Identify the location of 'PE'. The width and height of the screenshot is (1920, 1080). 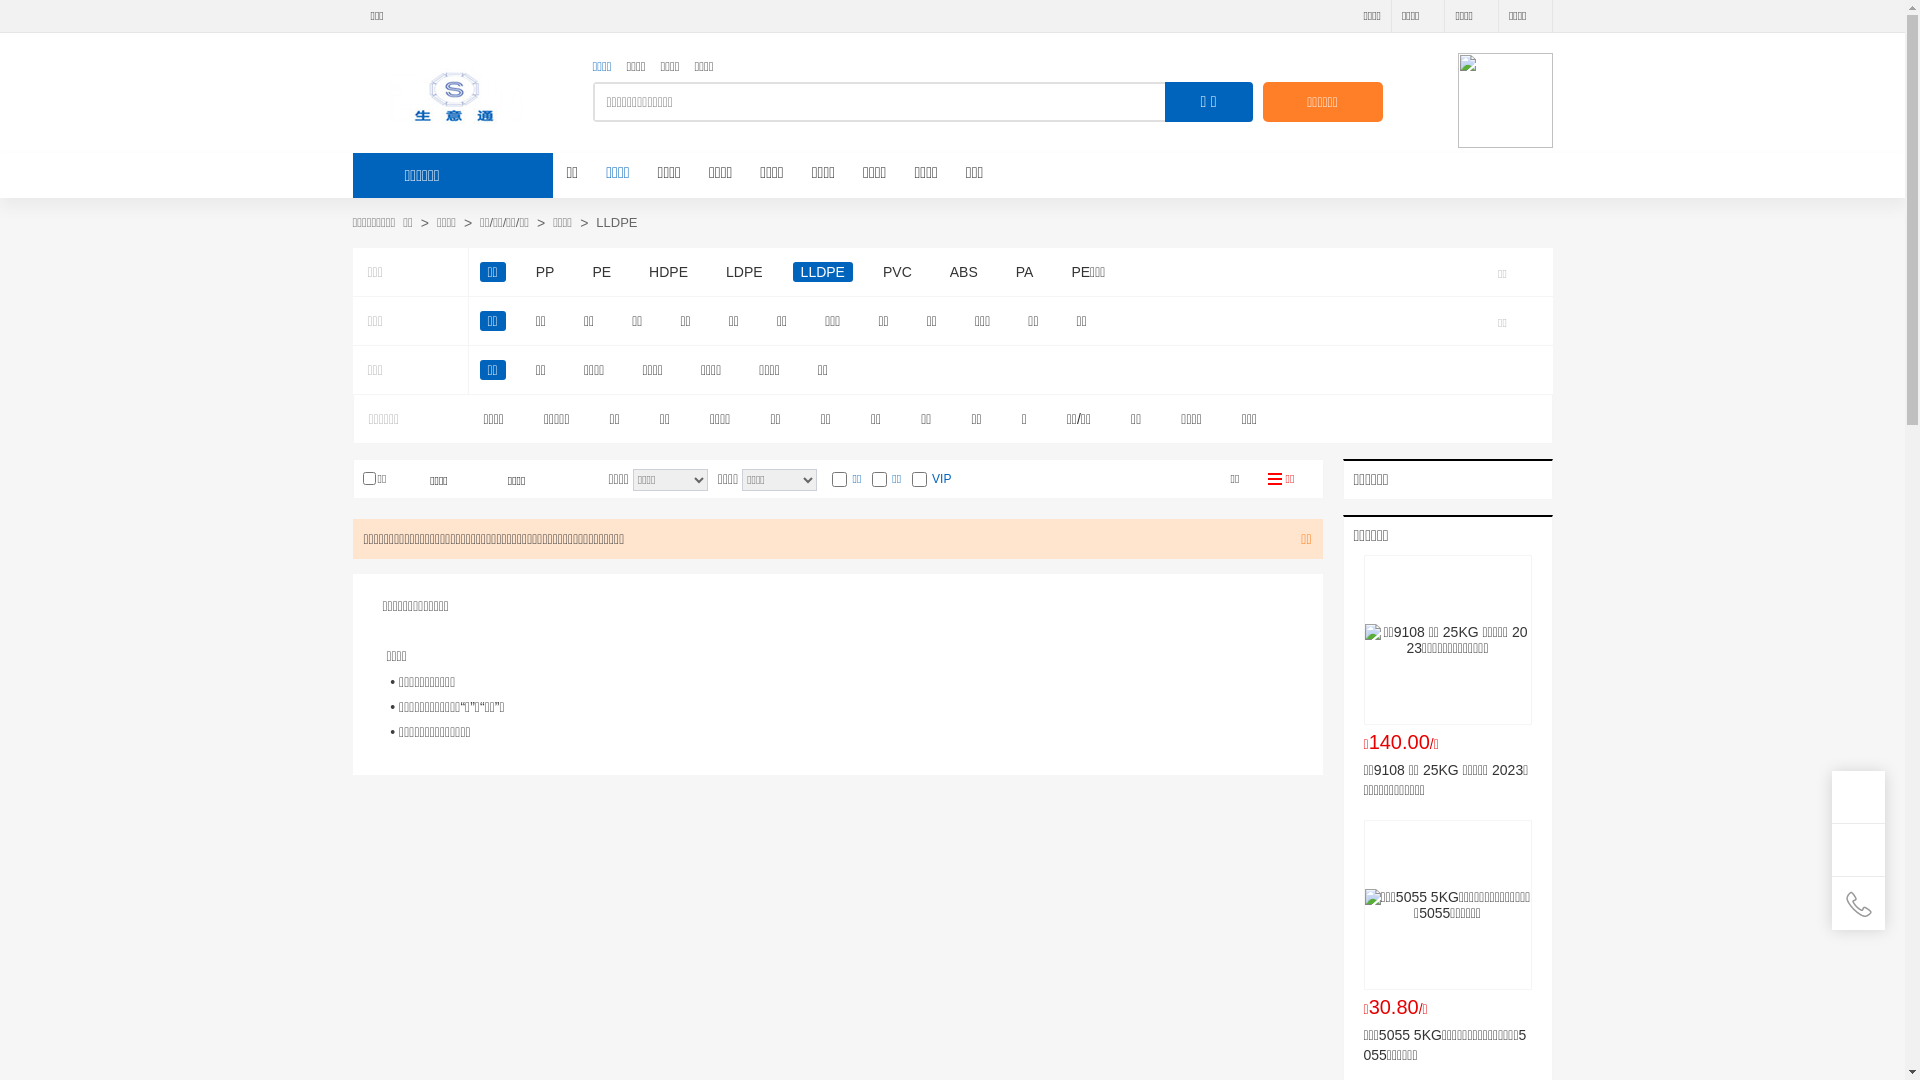
(600, 272).